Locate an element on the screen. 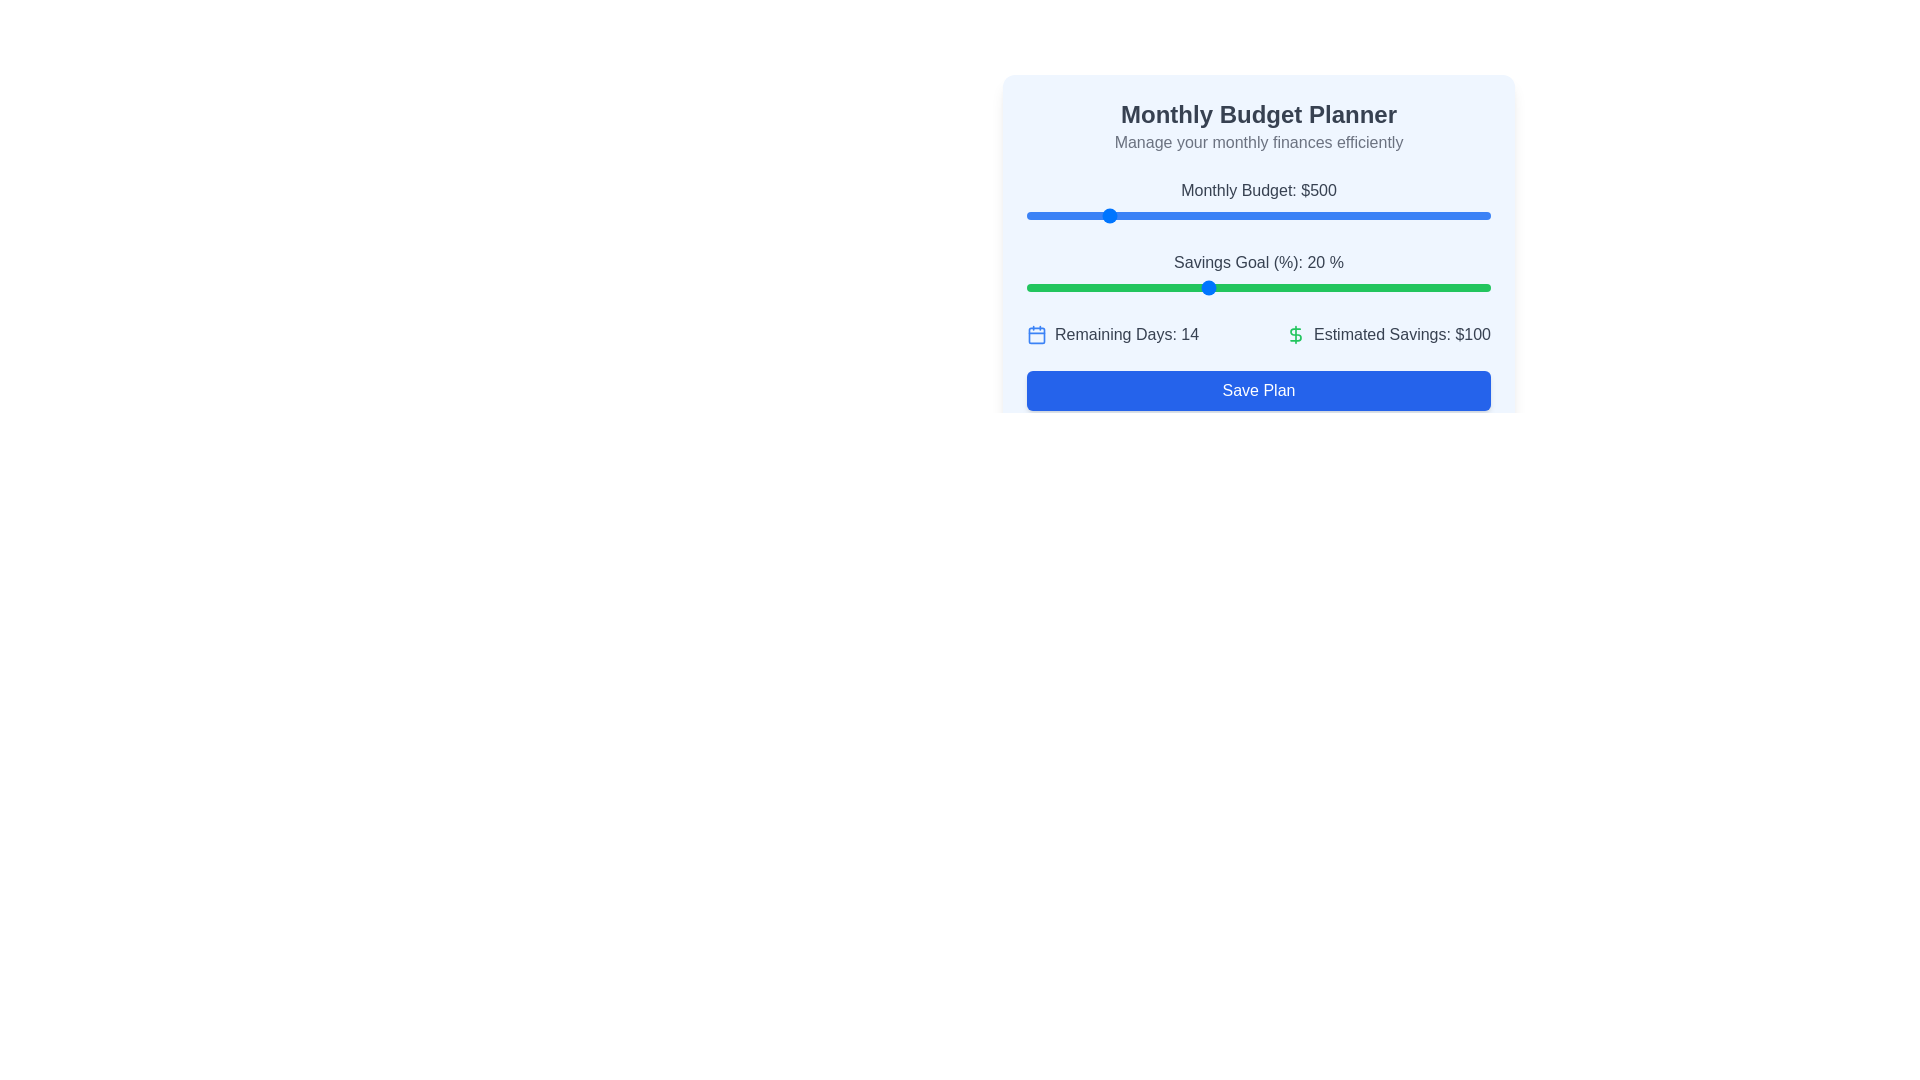 The image size is (1920, 1080). the budget is located at coordinates (1470, 216).